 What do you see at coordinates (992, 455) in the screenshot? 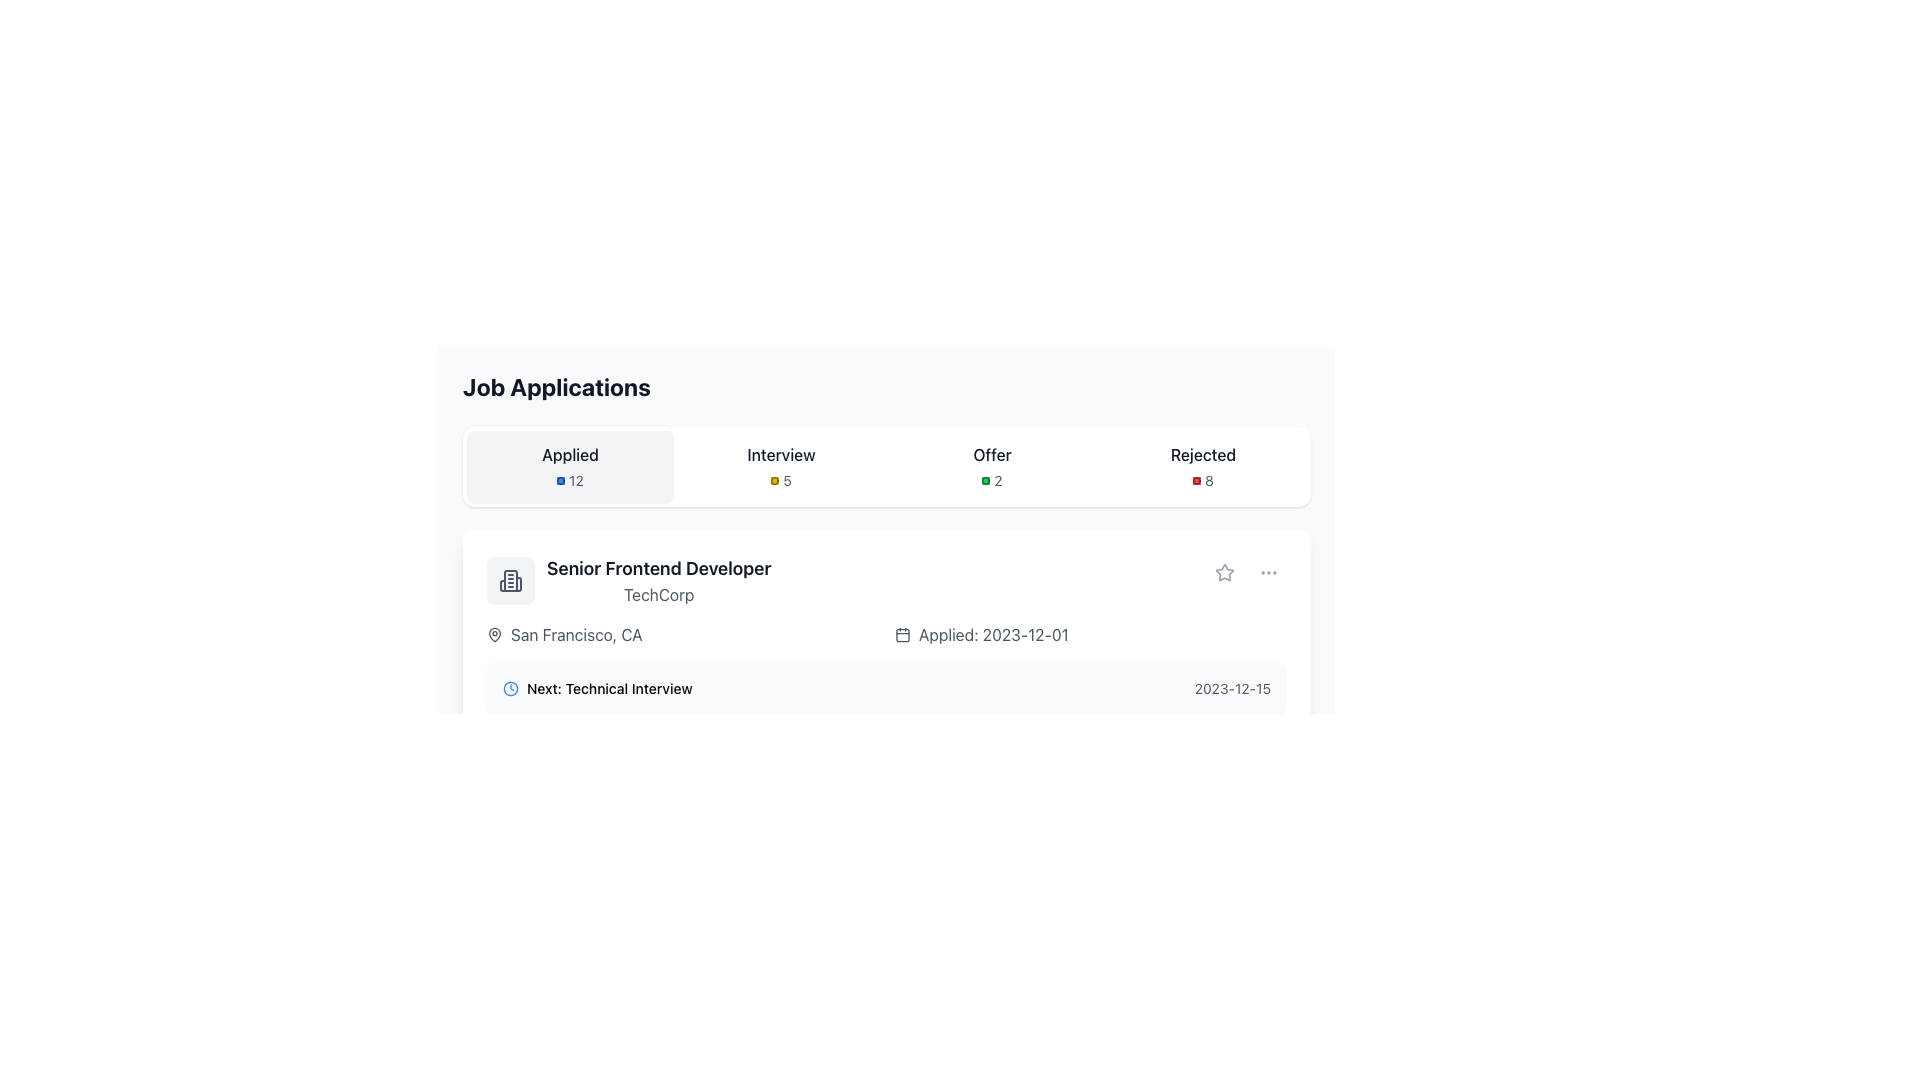
I see `the status label that indicates the application state, centrally positioned between the 'Interview' and 'Rejected' labels in the upper portion of the page` at bounding box center [992, 455].